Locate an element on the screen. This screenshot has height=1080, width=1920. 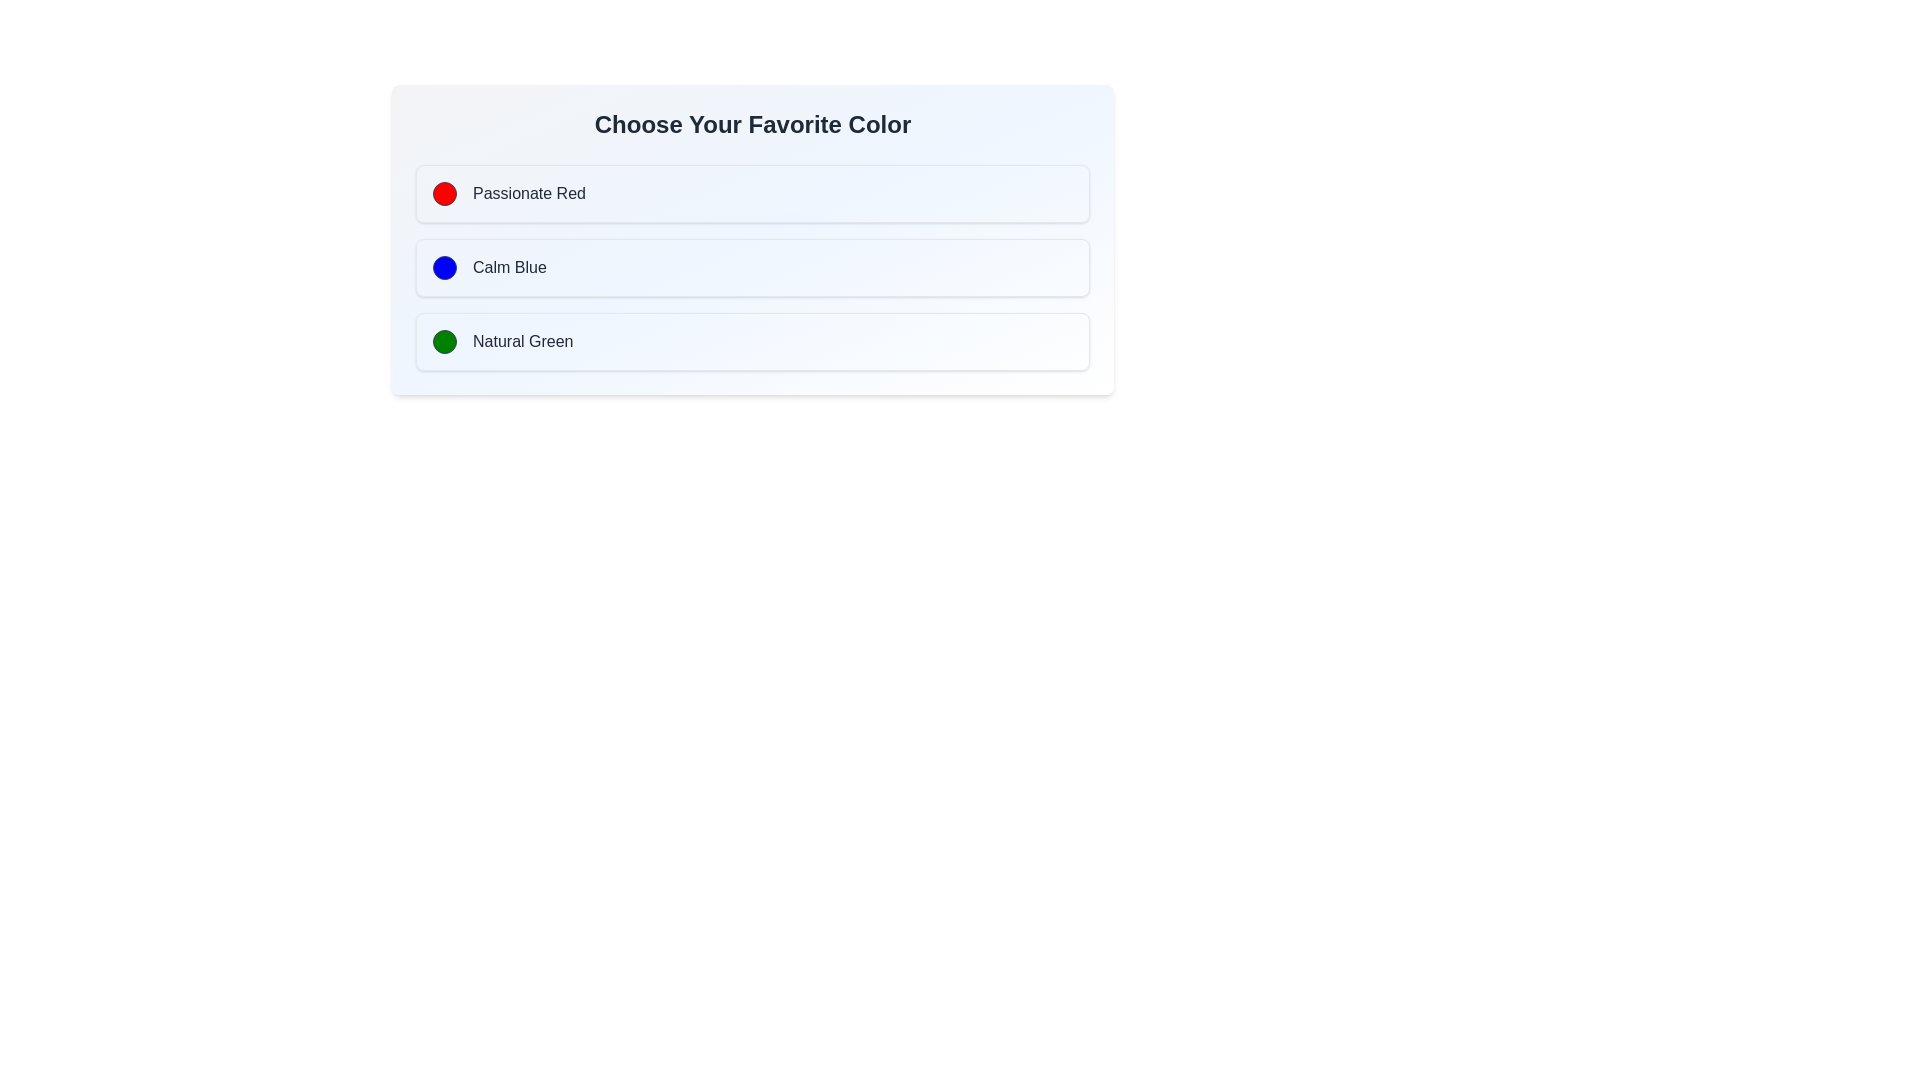
the text label reading 'Natural Green' is located at coordinates (523, 341).